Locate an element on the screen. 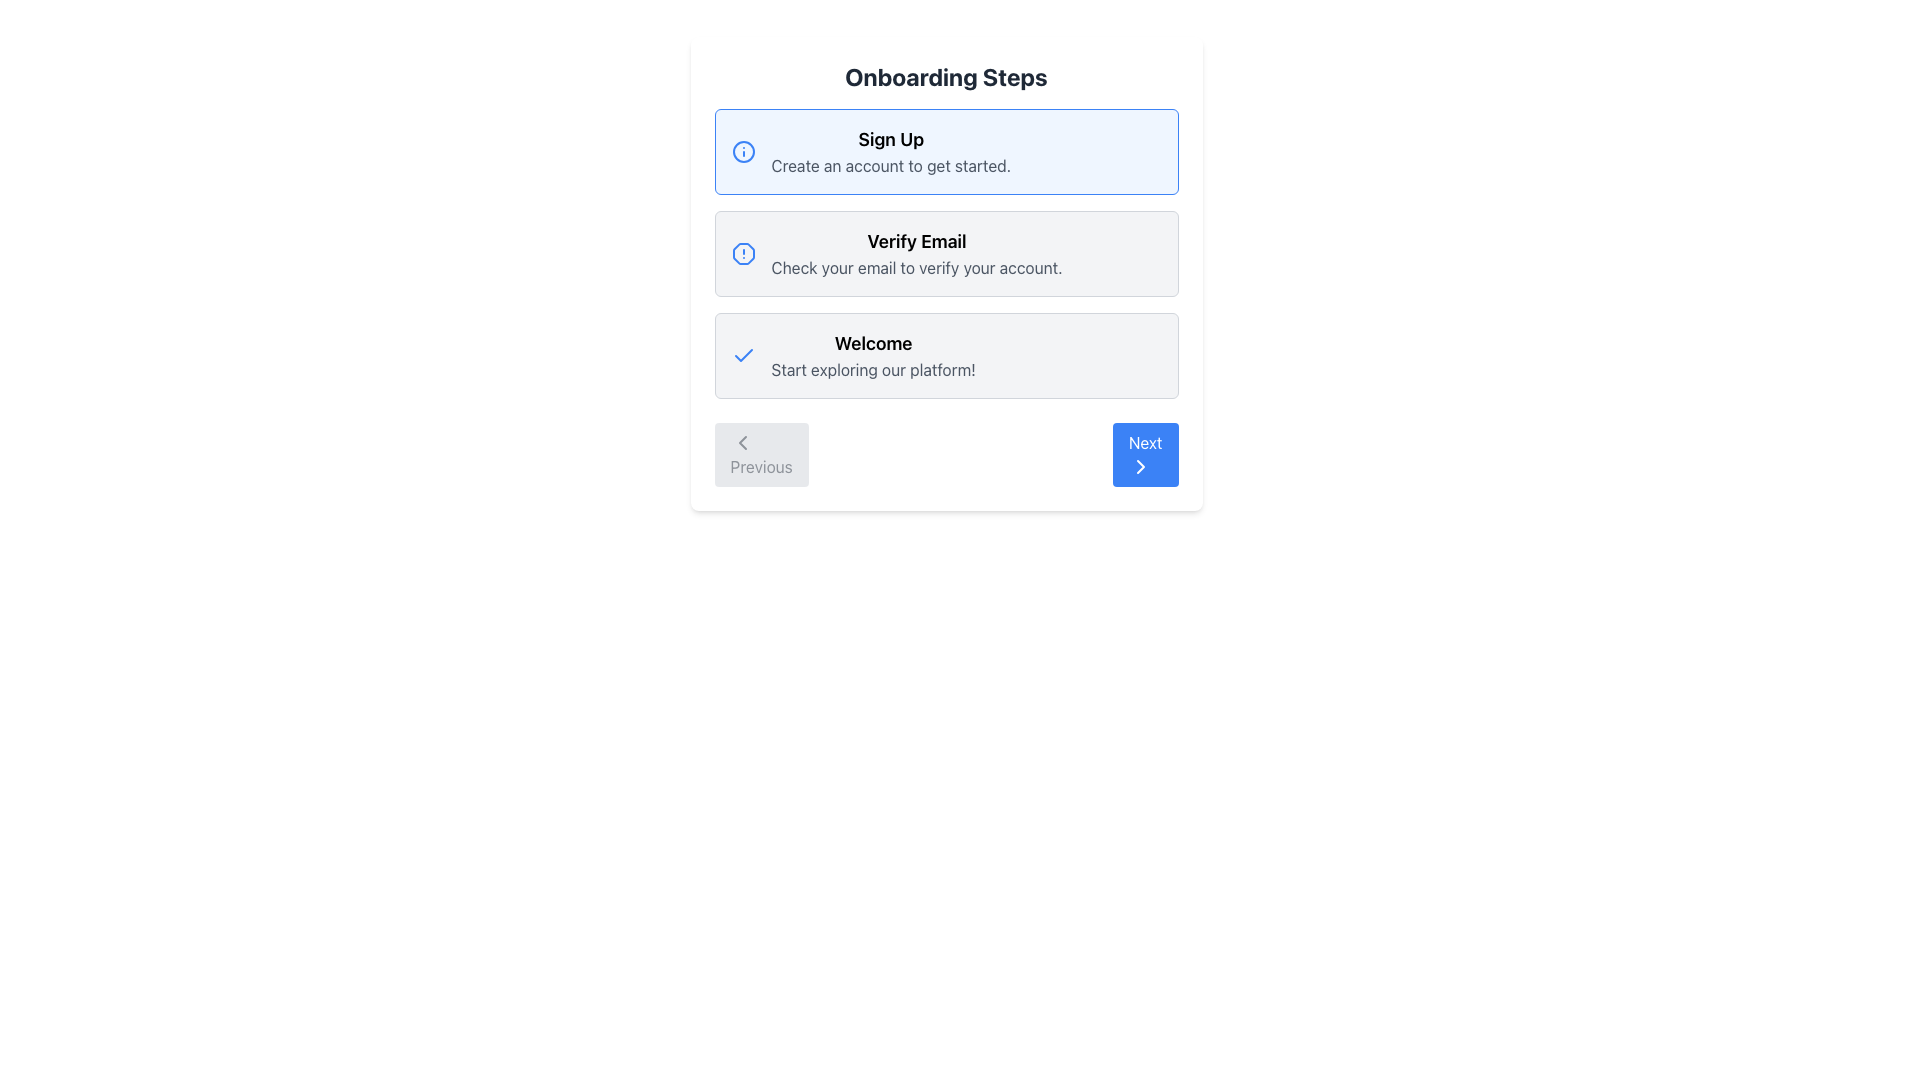 Image resolution: width=1920 pixels, height=1080 pixels. the informational text block indicating the user needs to check their email for account verification, which is the second item in the onboarding steps is located at coordinates (915, 253).